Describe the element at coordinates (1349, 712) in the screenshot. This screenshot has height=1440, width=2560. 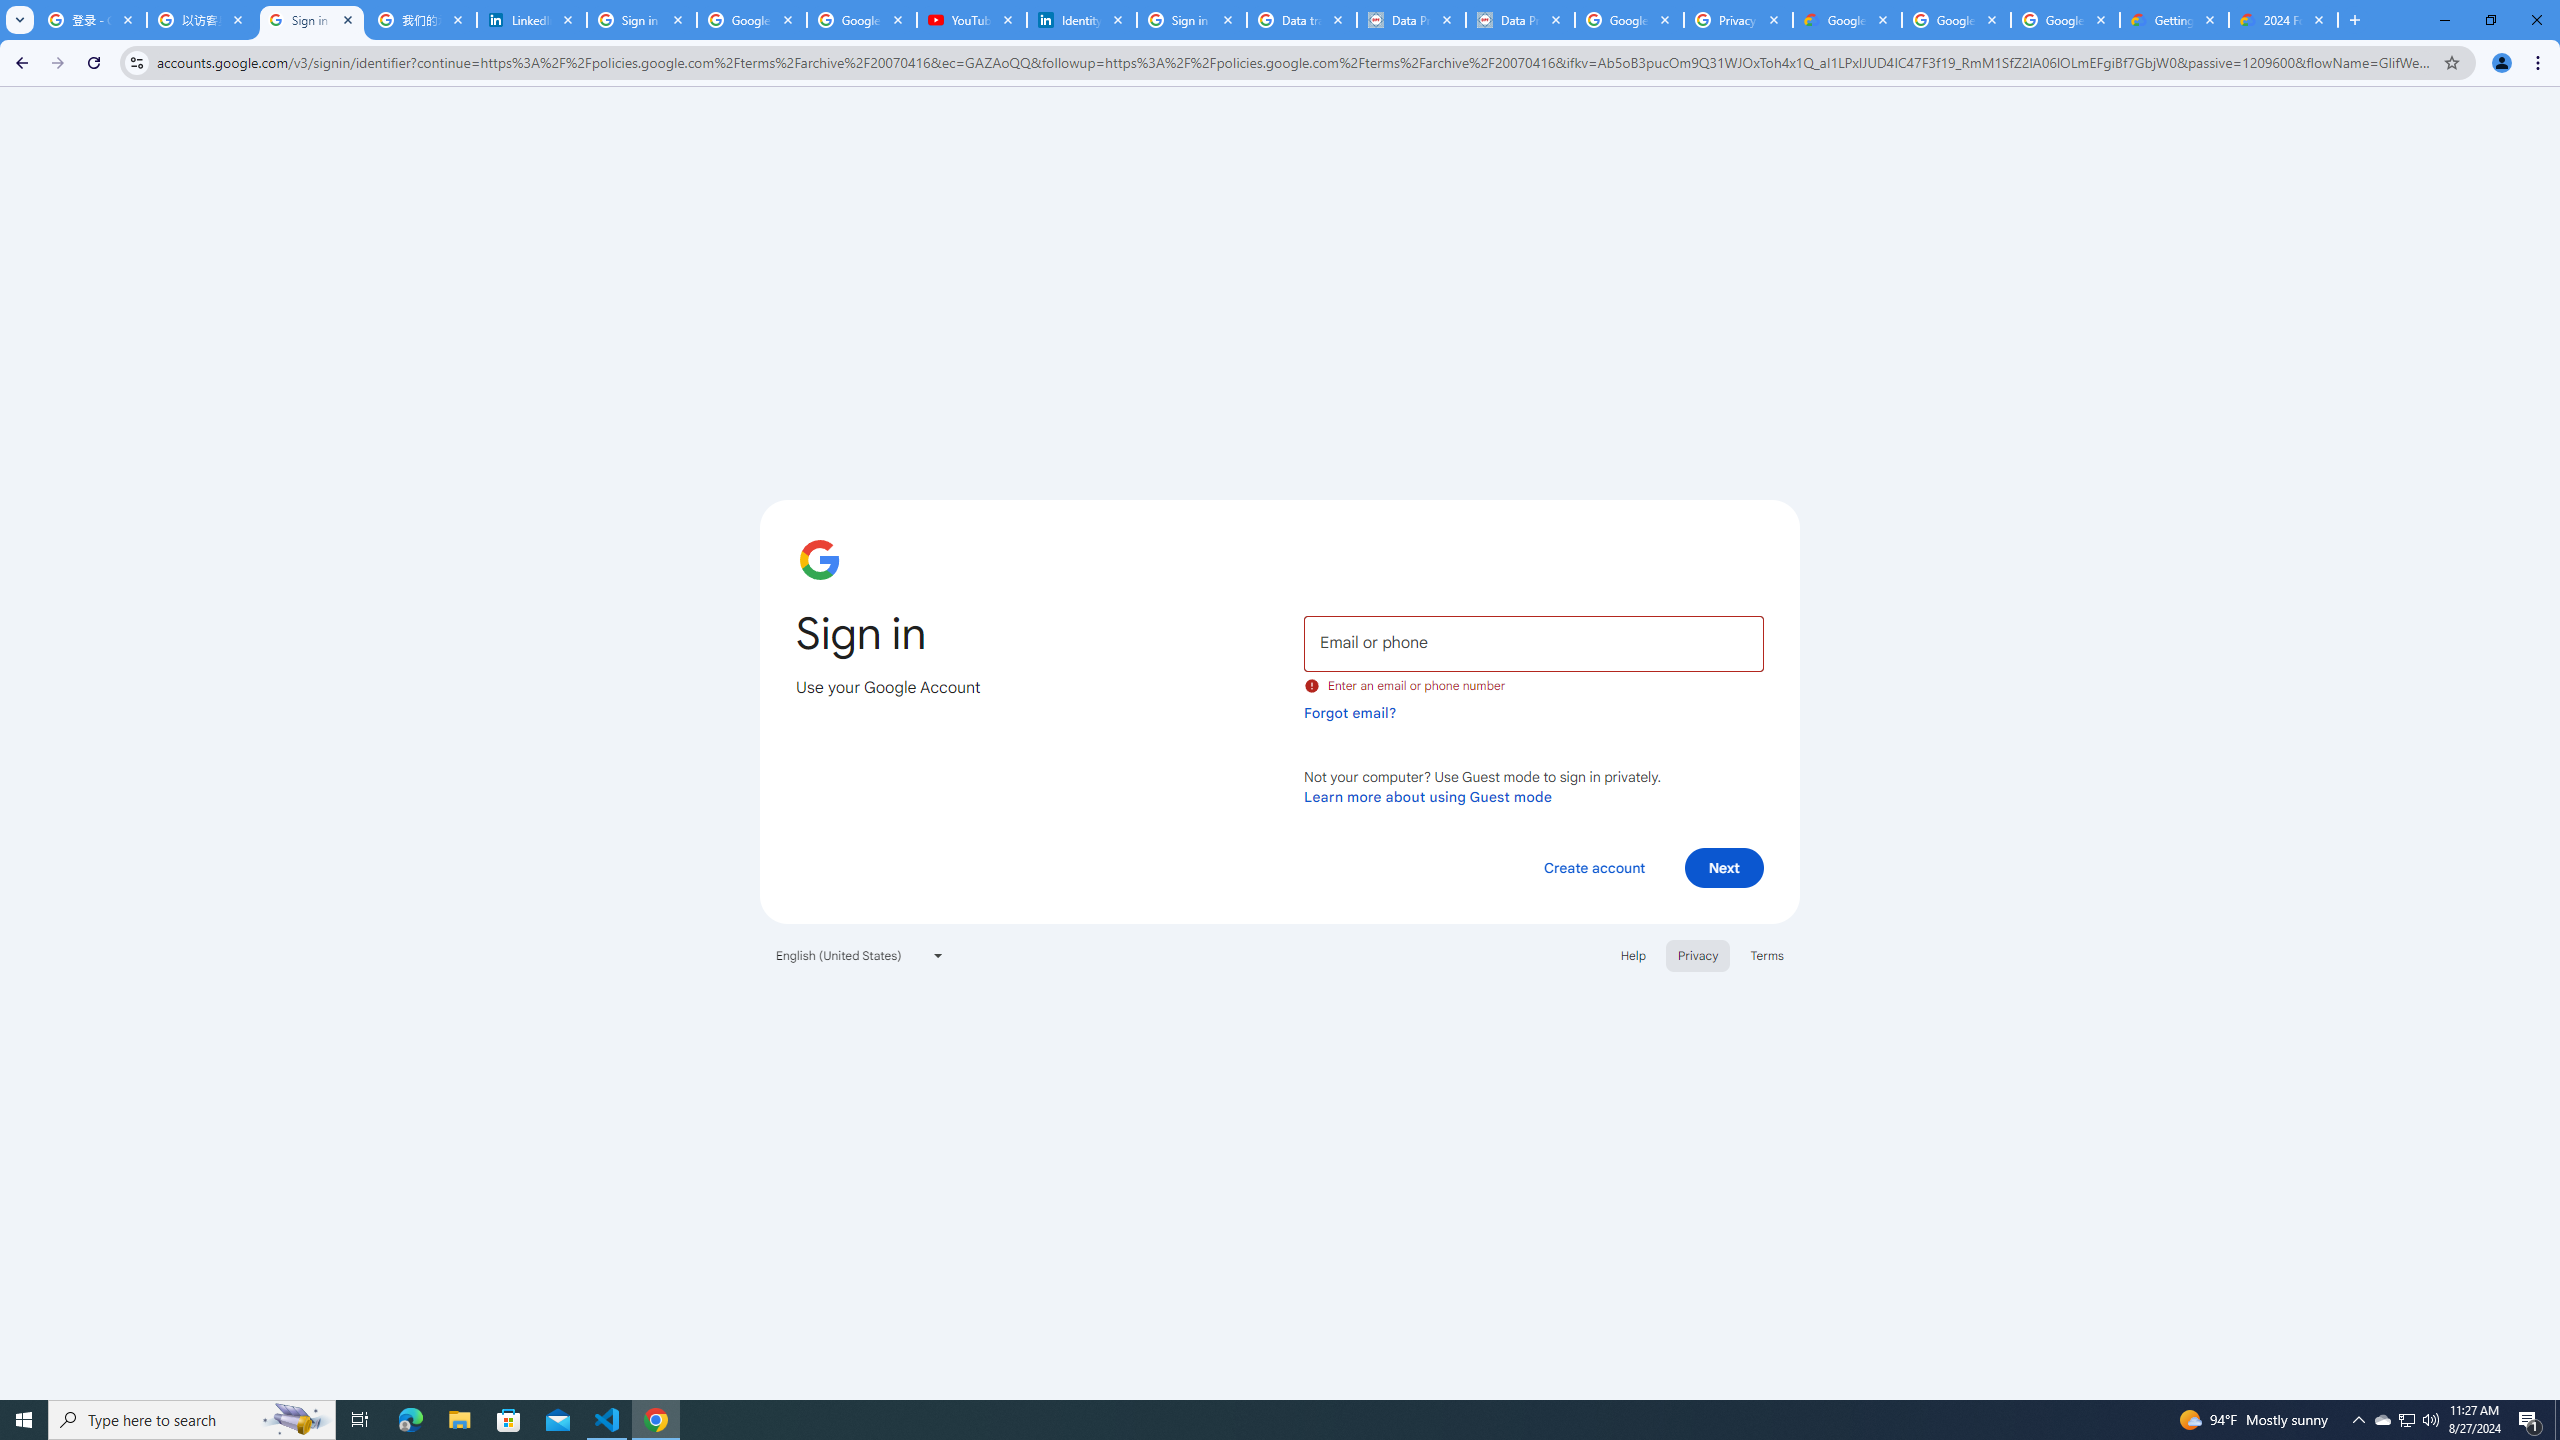
I see `'Forgot email?'` at that location.